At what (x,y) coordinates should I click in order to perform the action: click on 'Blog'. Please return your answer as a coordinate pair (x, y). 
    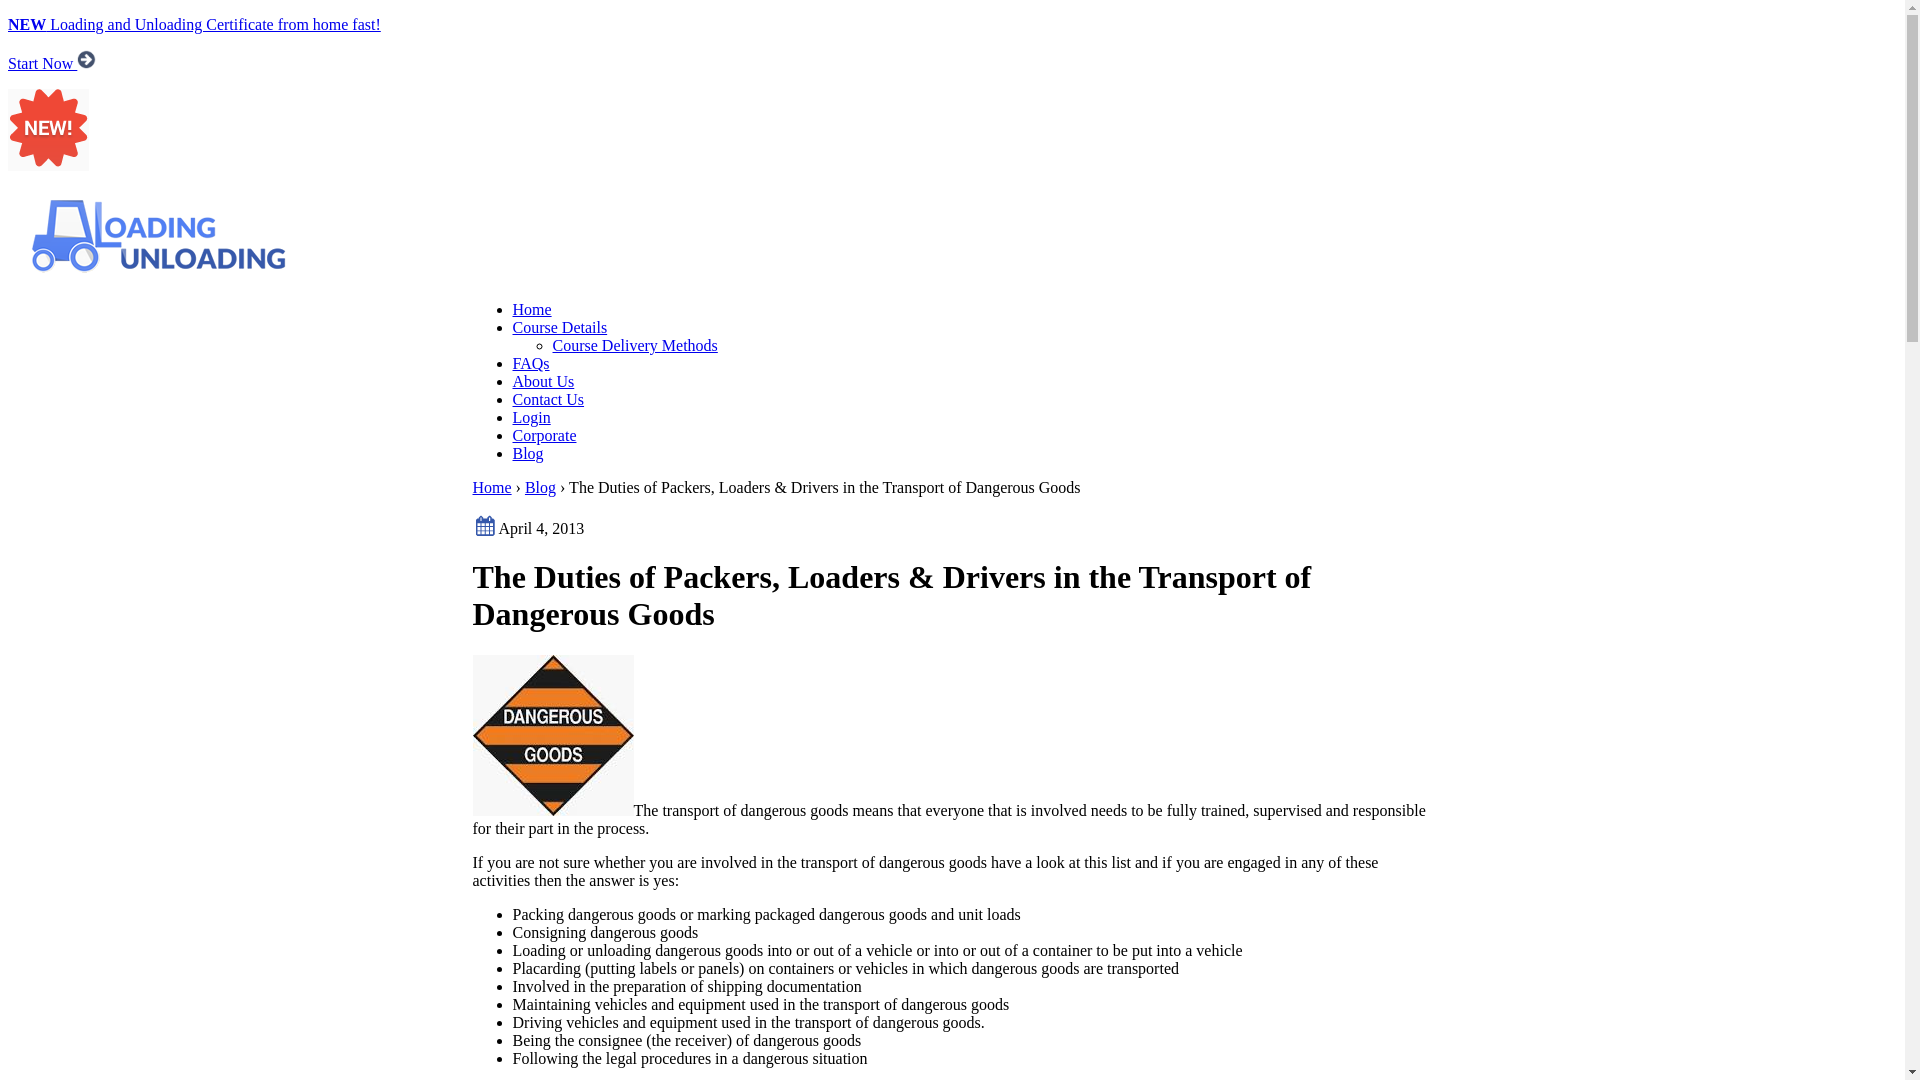
    Looking at the image, I should click on (540, 487).